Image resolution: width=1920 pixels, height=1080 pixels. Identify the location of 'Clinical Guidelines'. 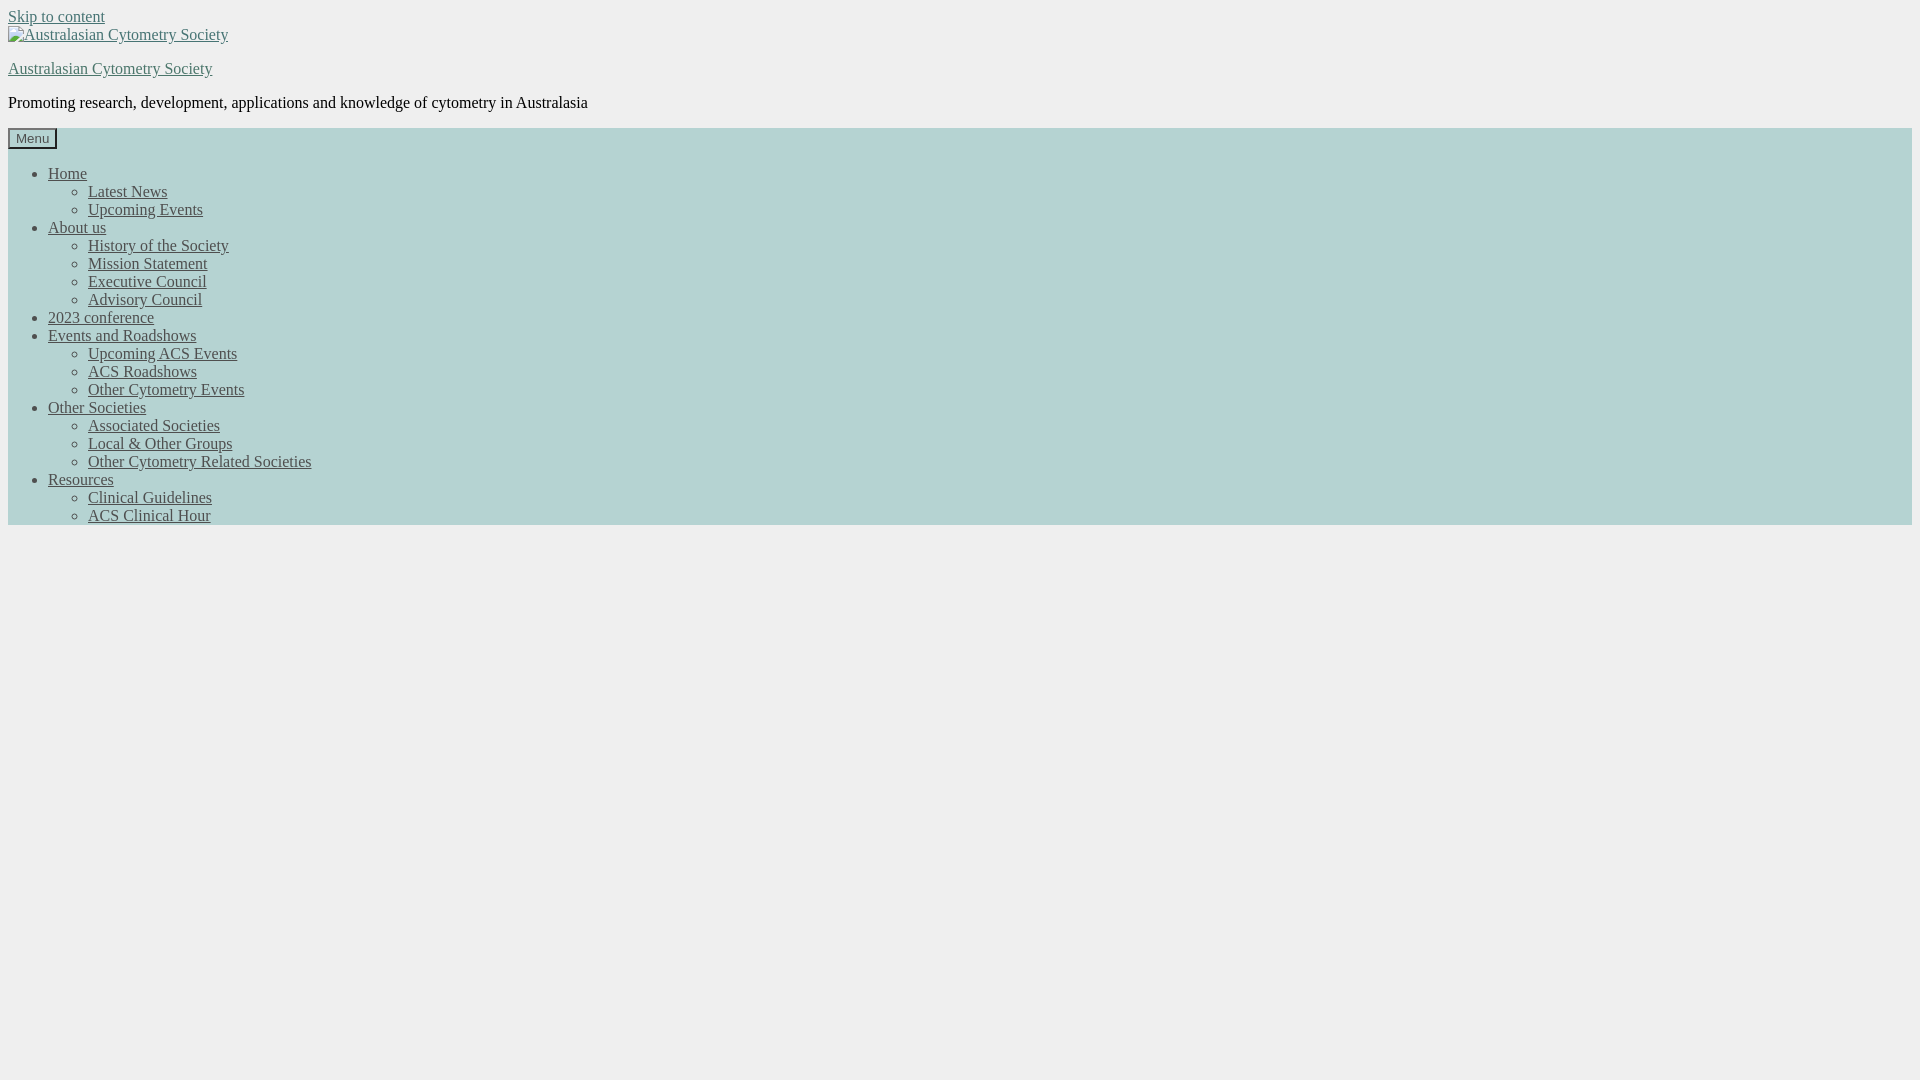
(148, 496).